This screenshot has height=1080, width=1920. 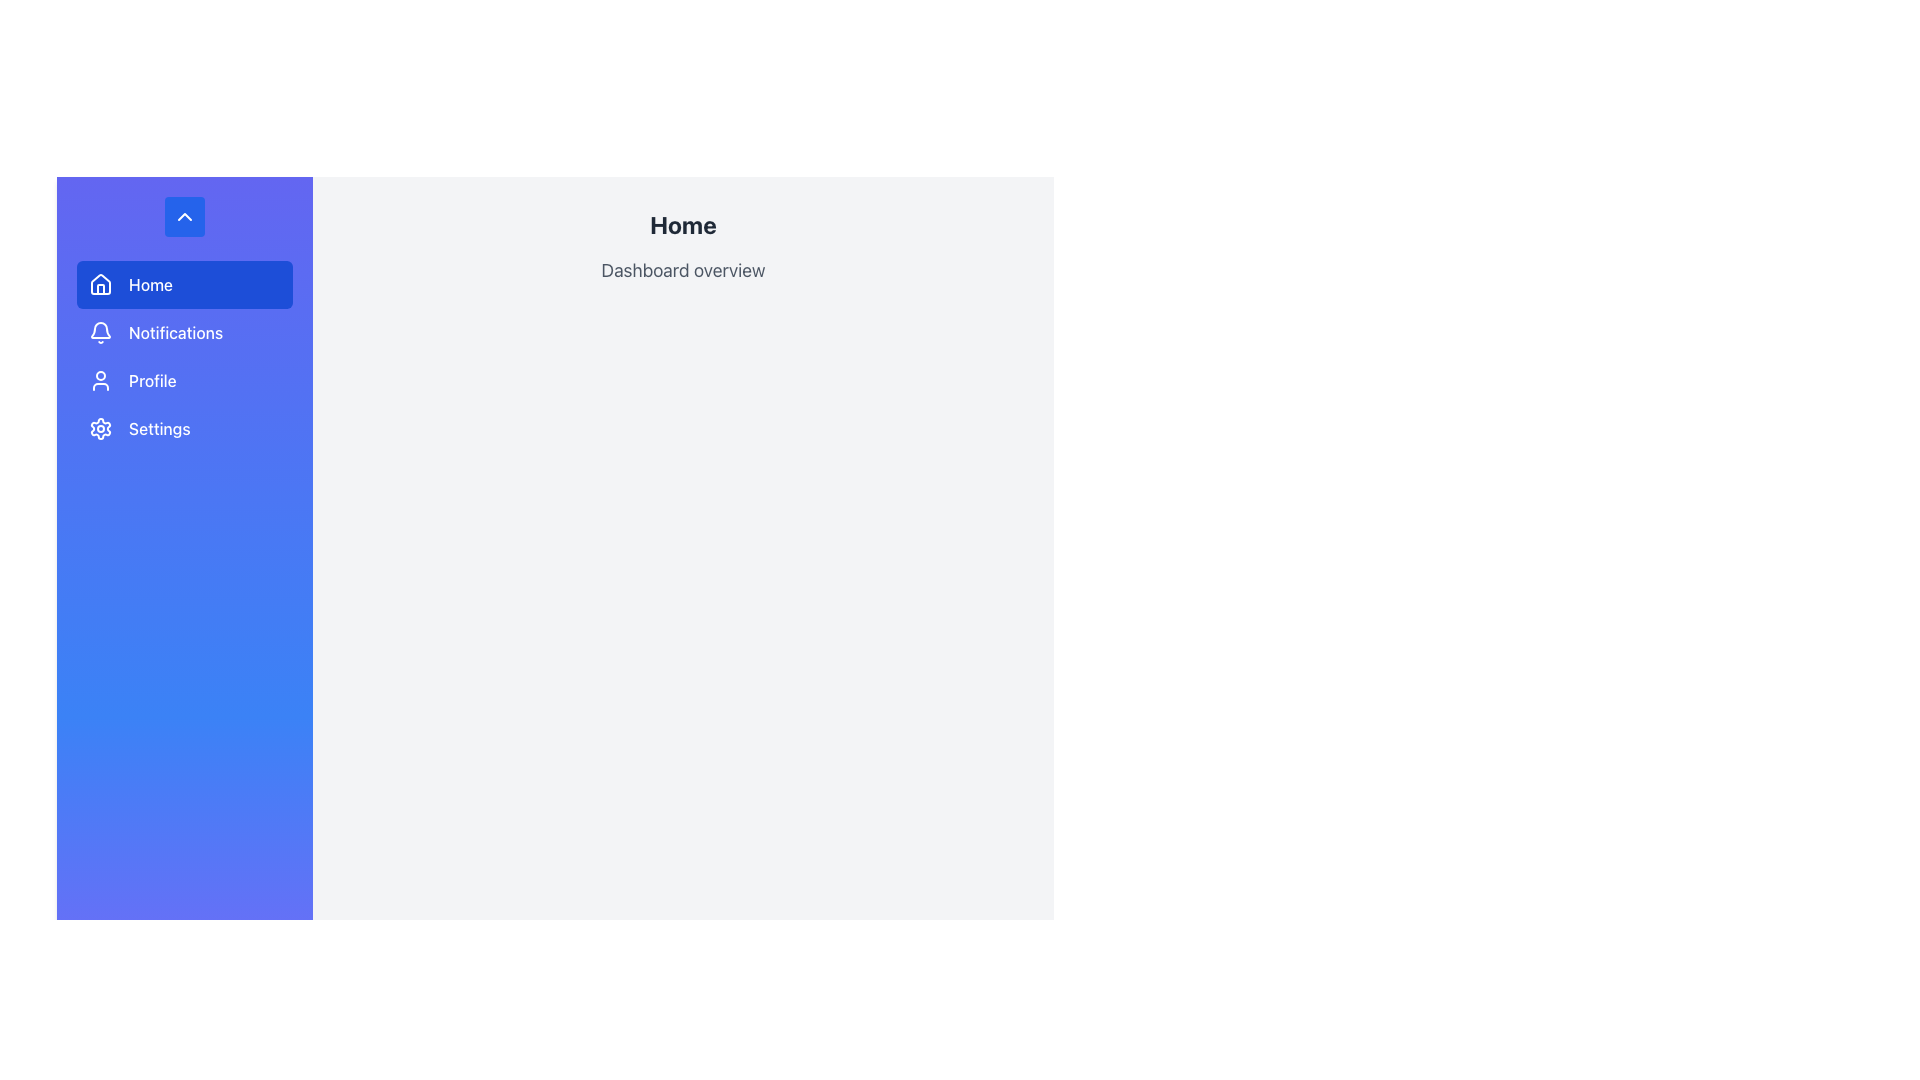 I want to click on the lower section of the house icon in the sidebar, which is completely filled with white and located directly above the 'Home' label, so click(x=99, y=284).